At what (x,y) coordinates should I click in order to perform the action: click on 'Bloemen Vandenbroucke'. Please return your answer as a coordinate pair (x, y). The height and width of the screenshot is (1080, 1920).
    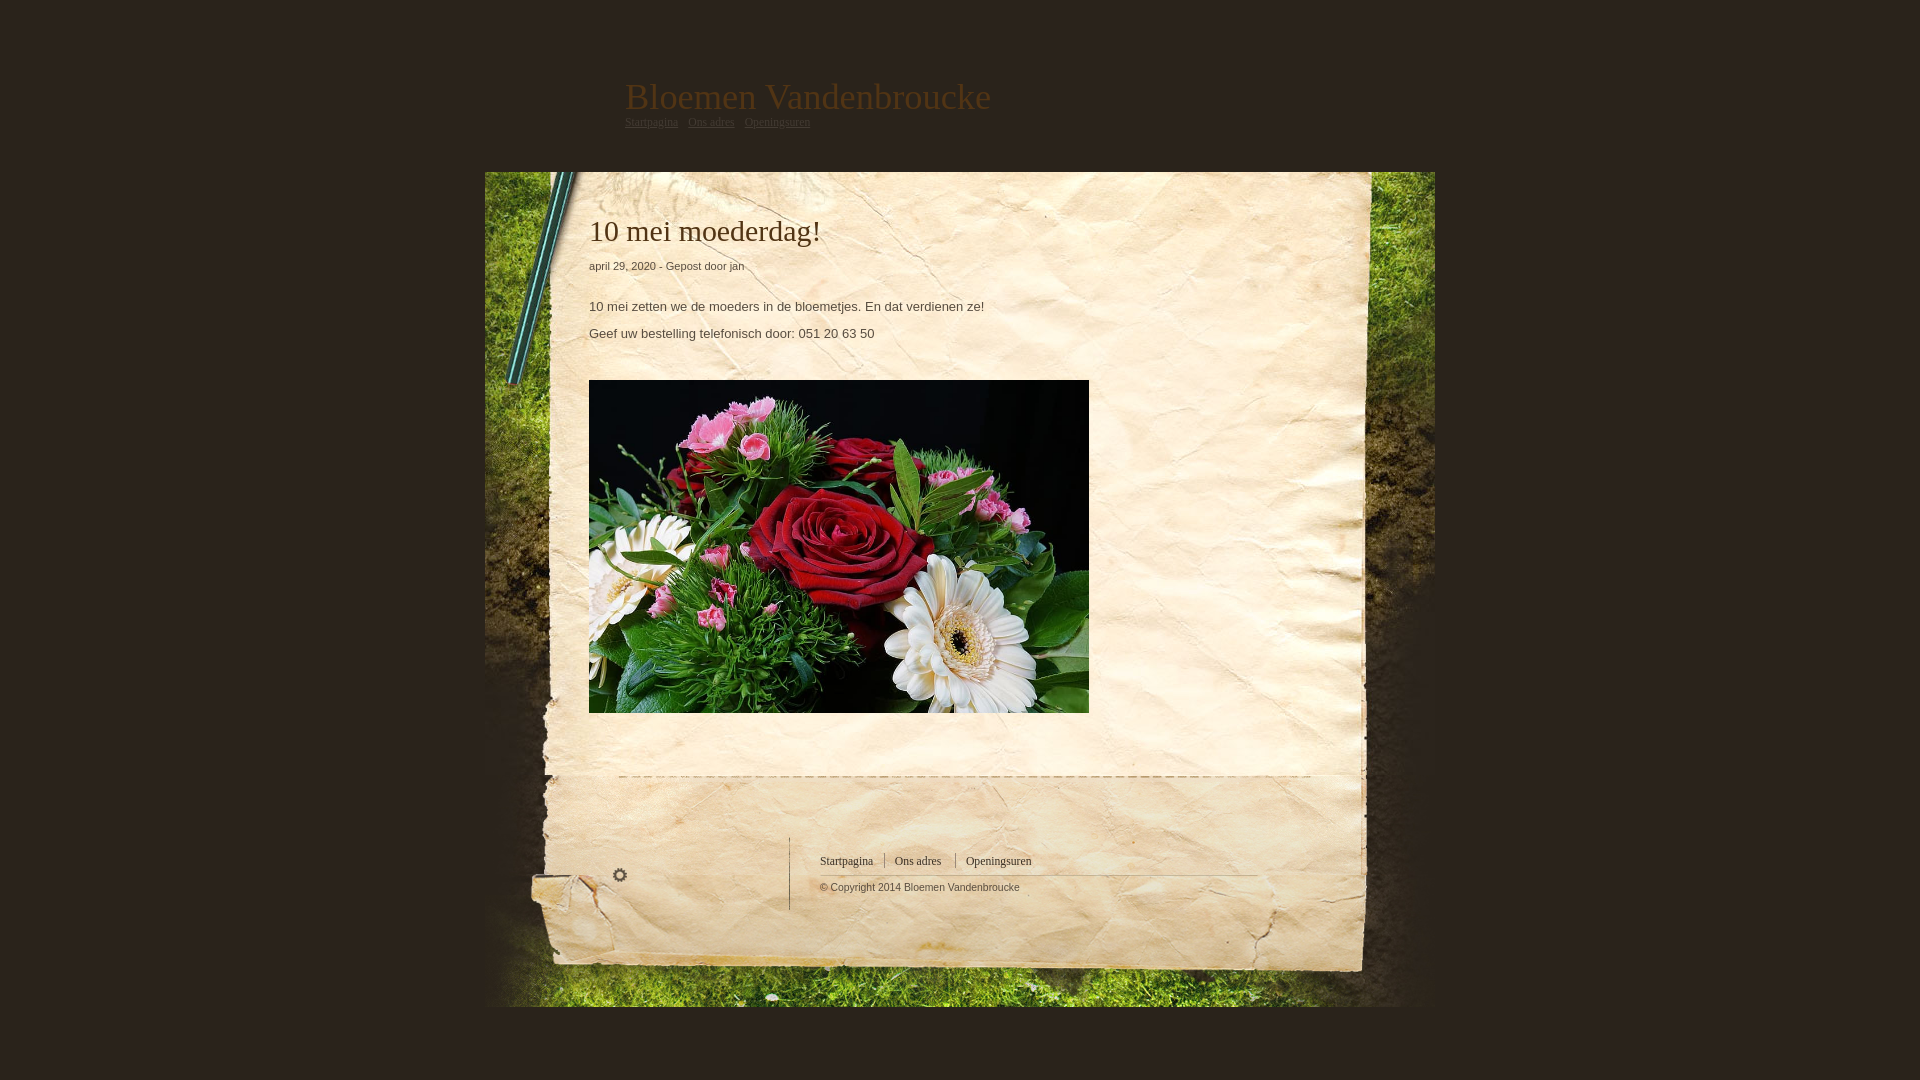
    Looking at the image, I should click on (807, 96).